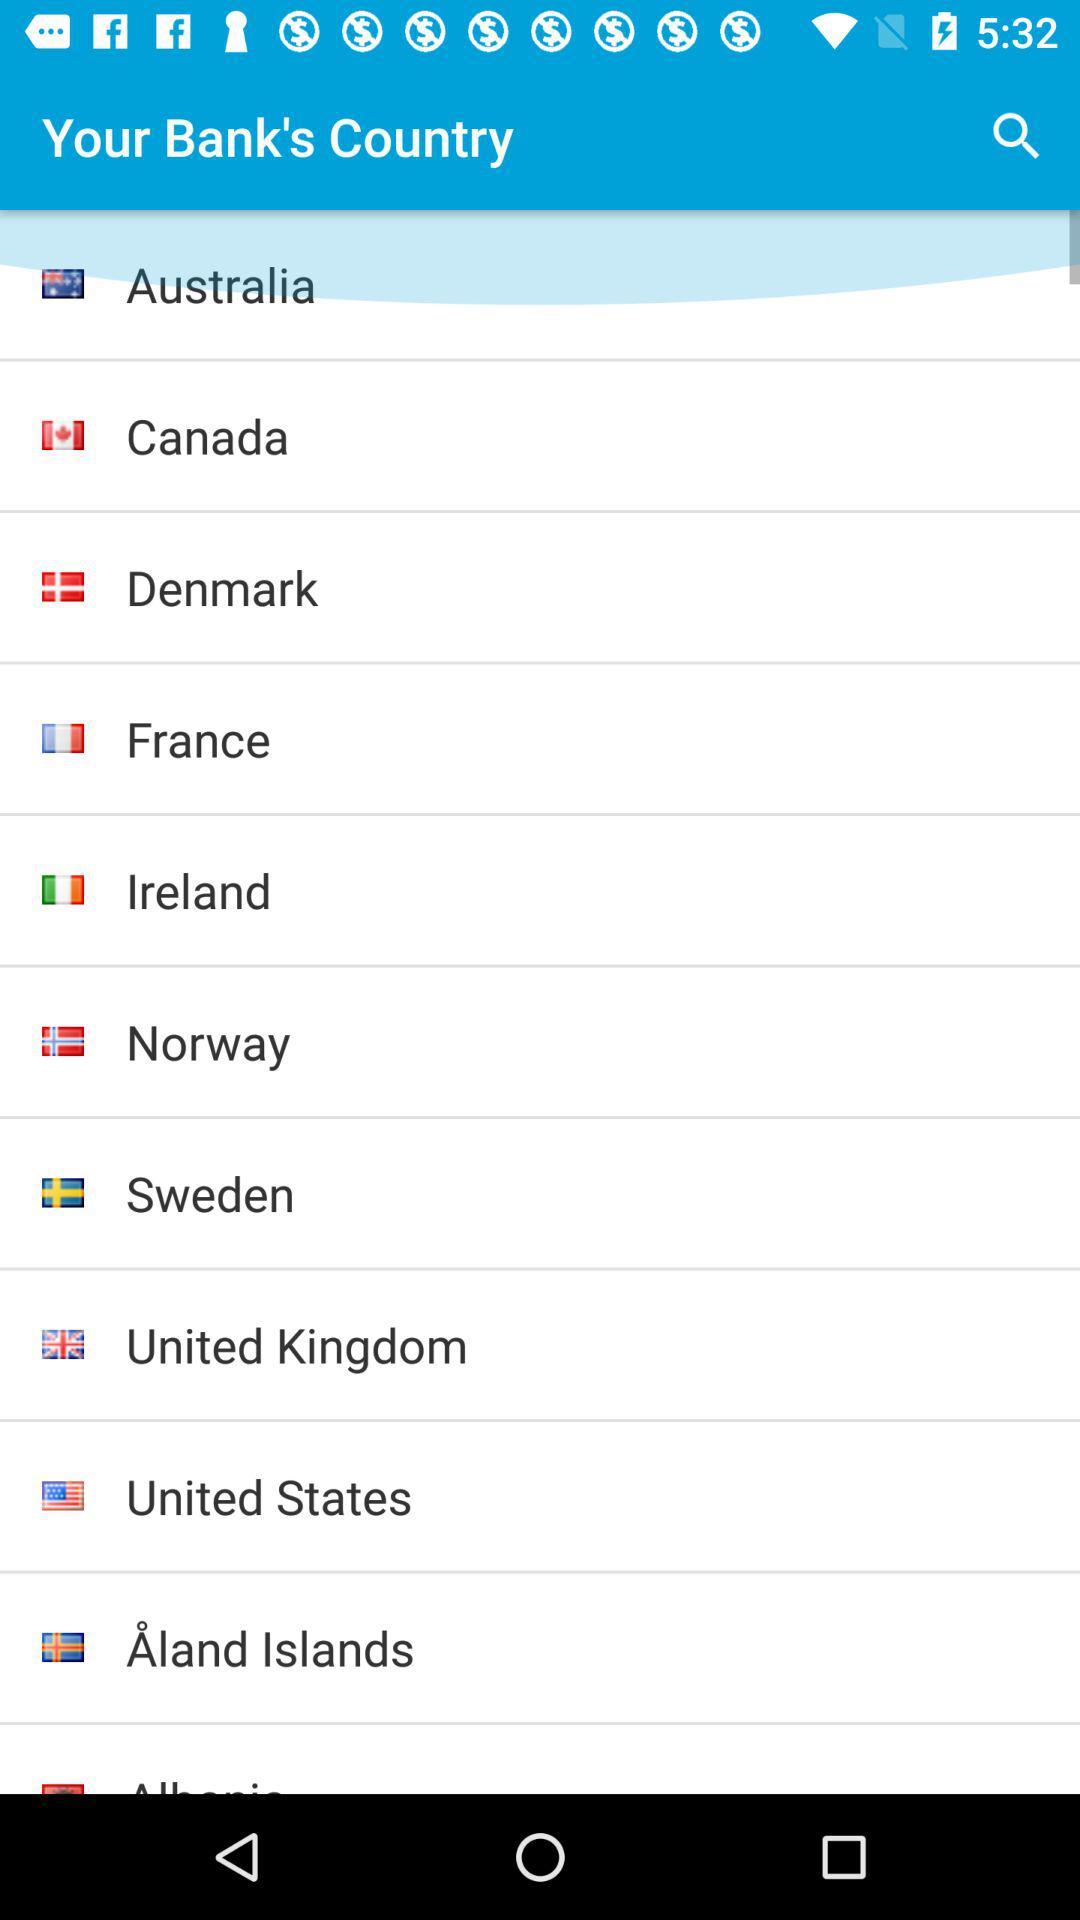  Describe the element at coordinates (582, 1780) in the screenshot. I see `the albania icon` at that location.